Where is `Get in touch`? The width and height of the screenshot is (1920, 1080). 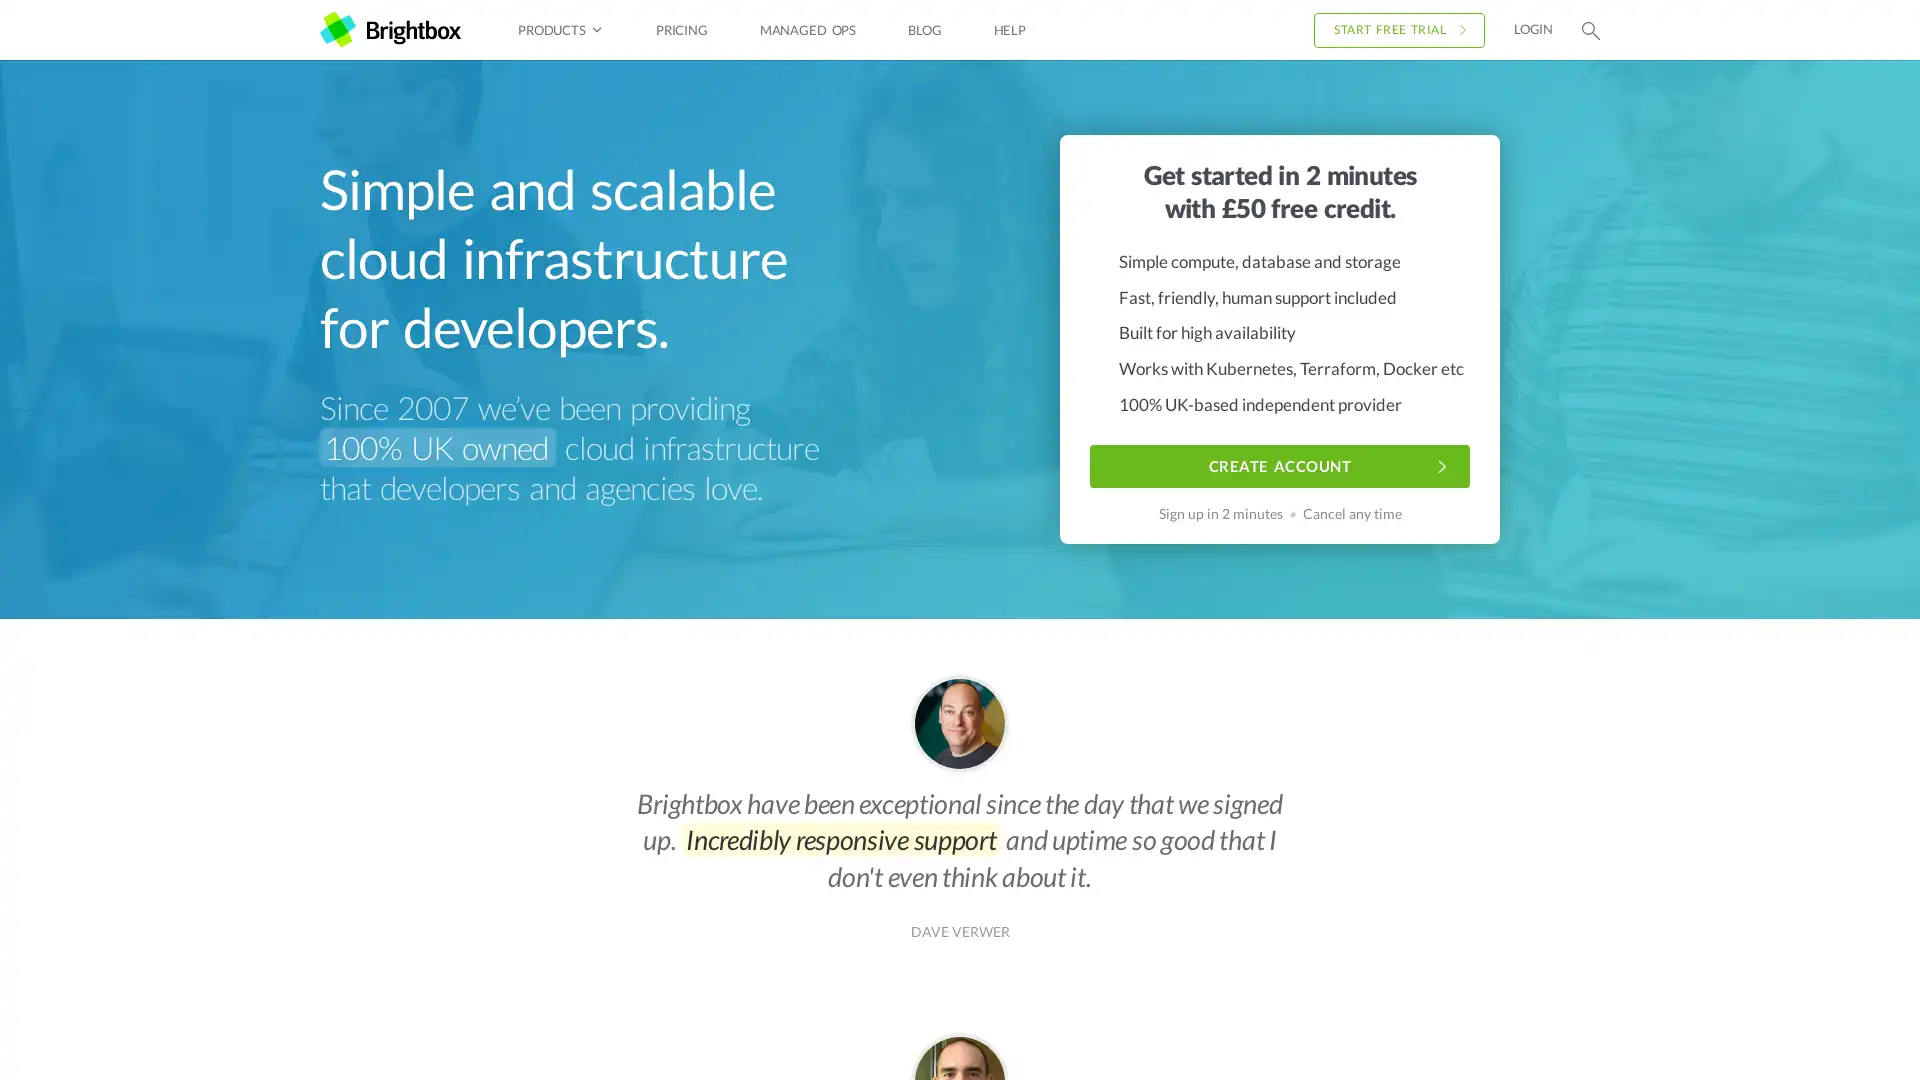 Get in touch is located at coordinates (1809, 1034).